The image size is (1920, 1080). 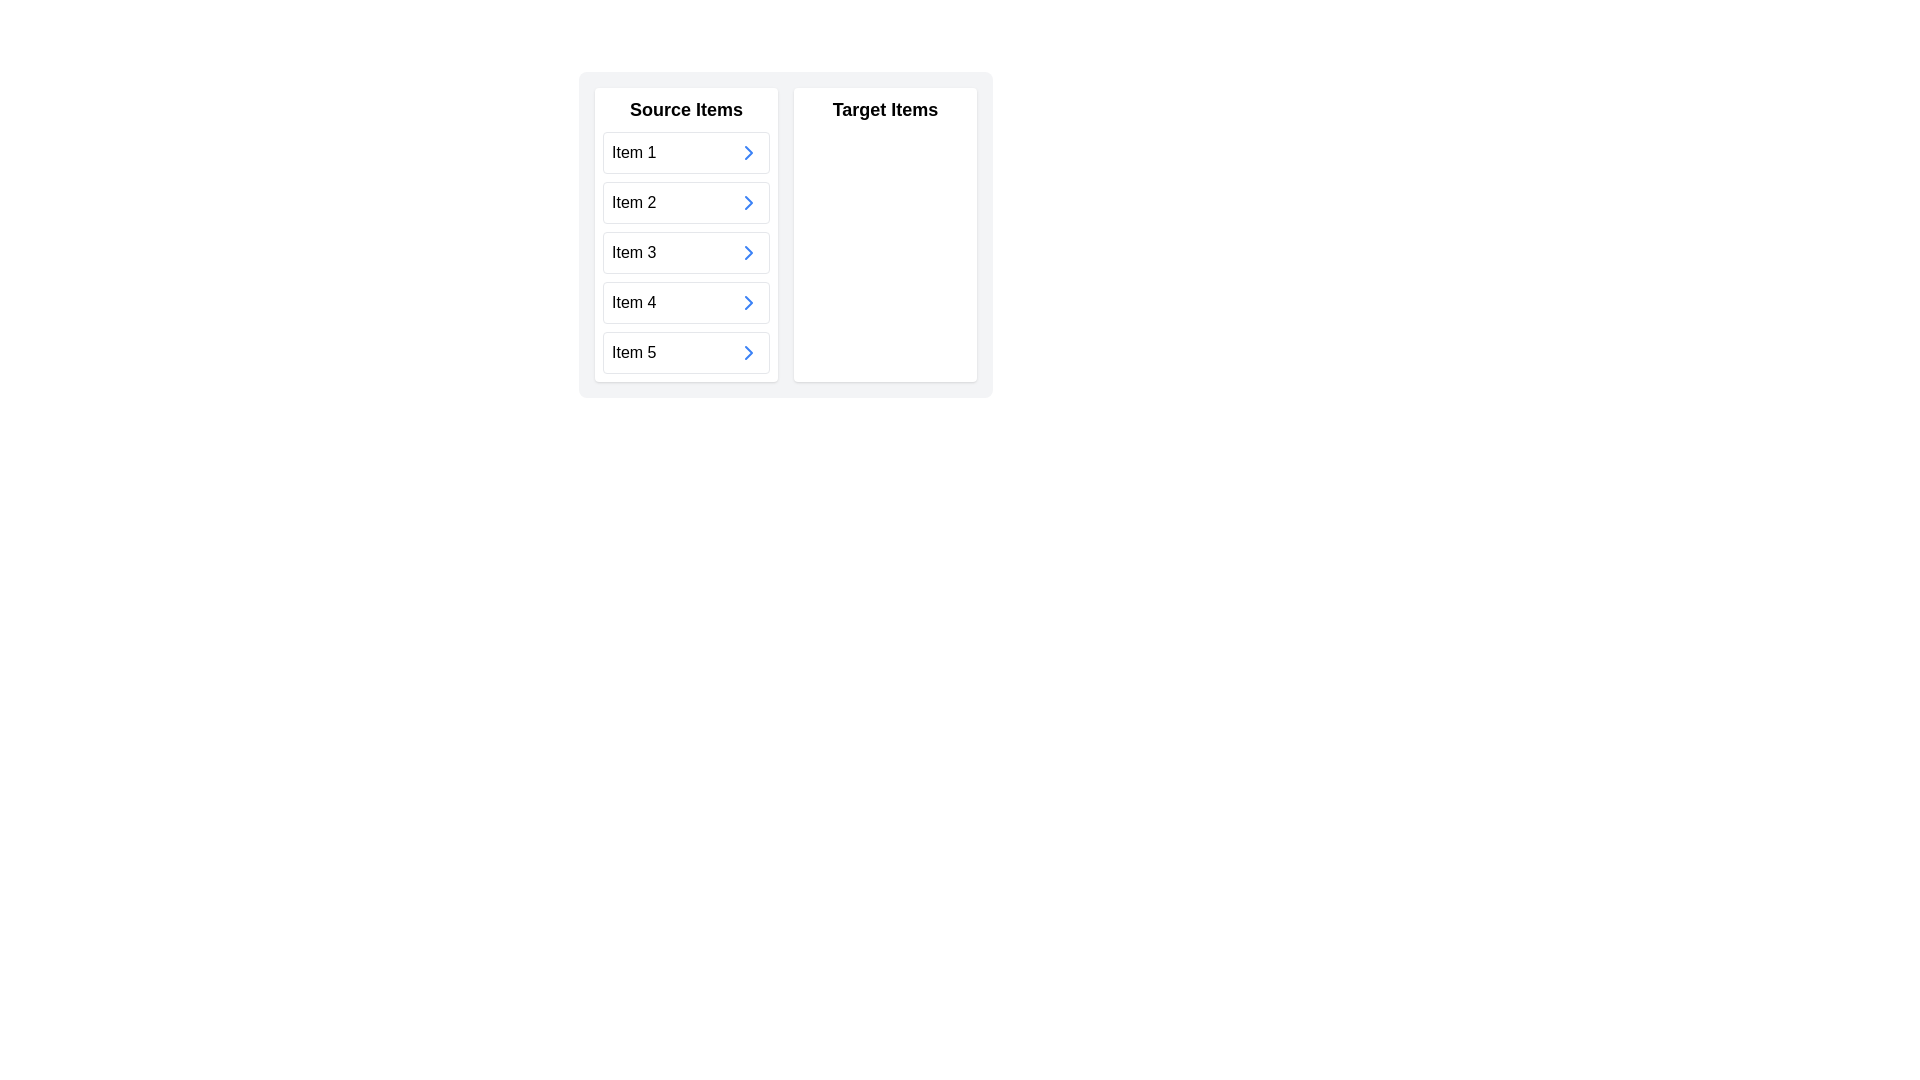 What do you see at coordinates (884, 110) in the screenshot?
I see `the bold, black-colored text displaying the title 'Target Items' located in the upper section of a white rectangular panel on the right side of a two-panel layout` at bounding box center [884, 110].